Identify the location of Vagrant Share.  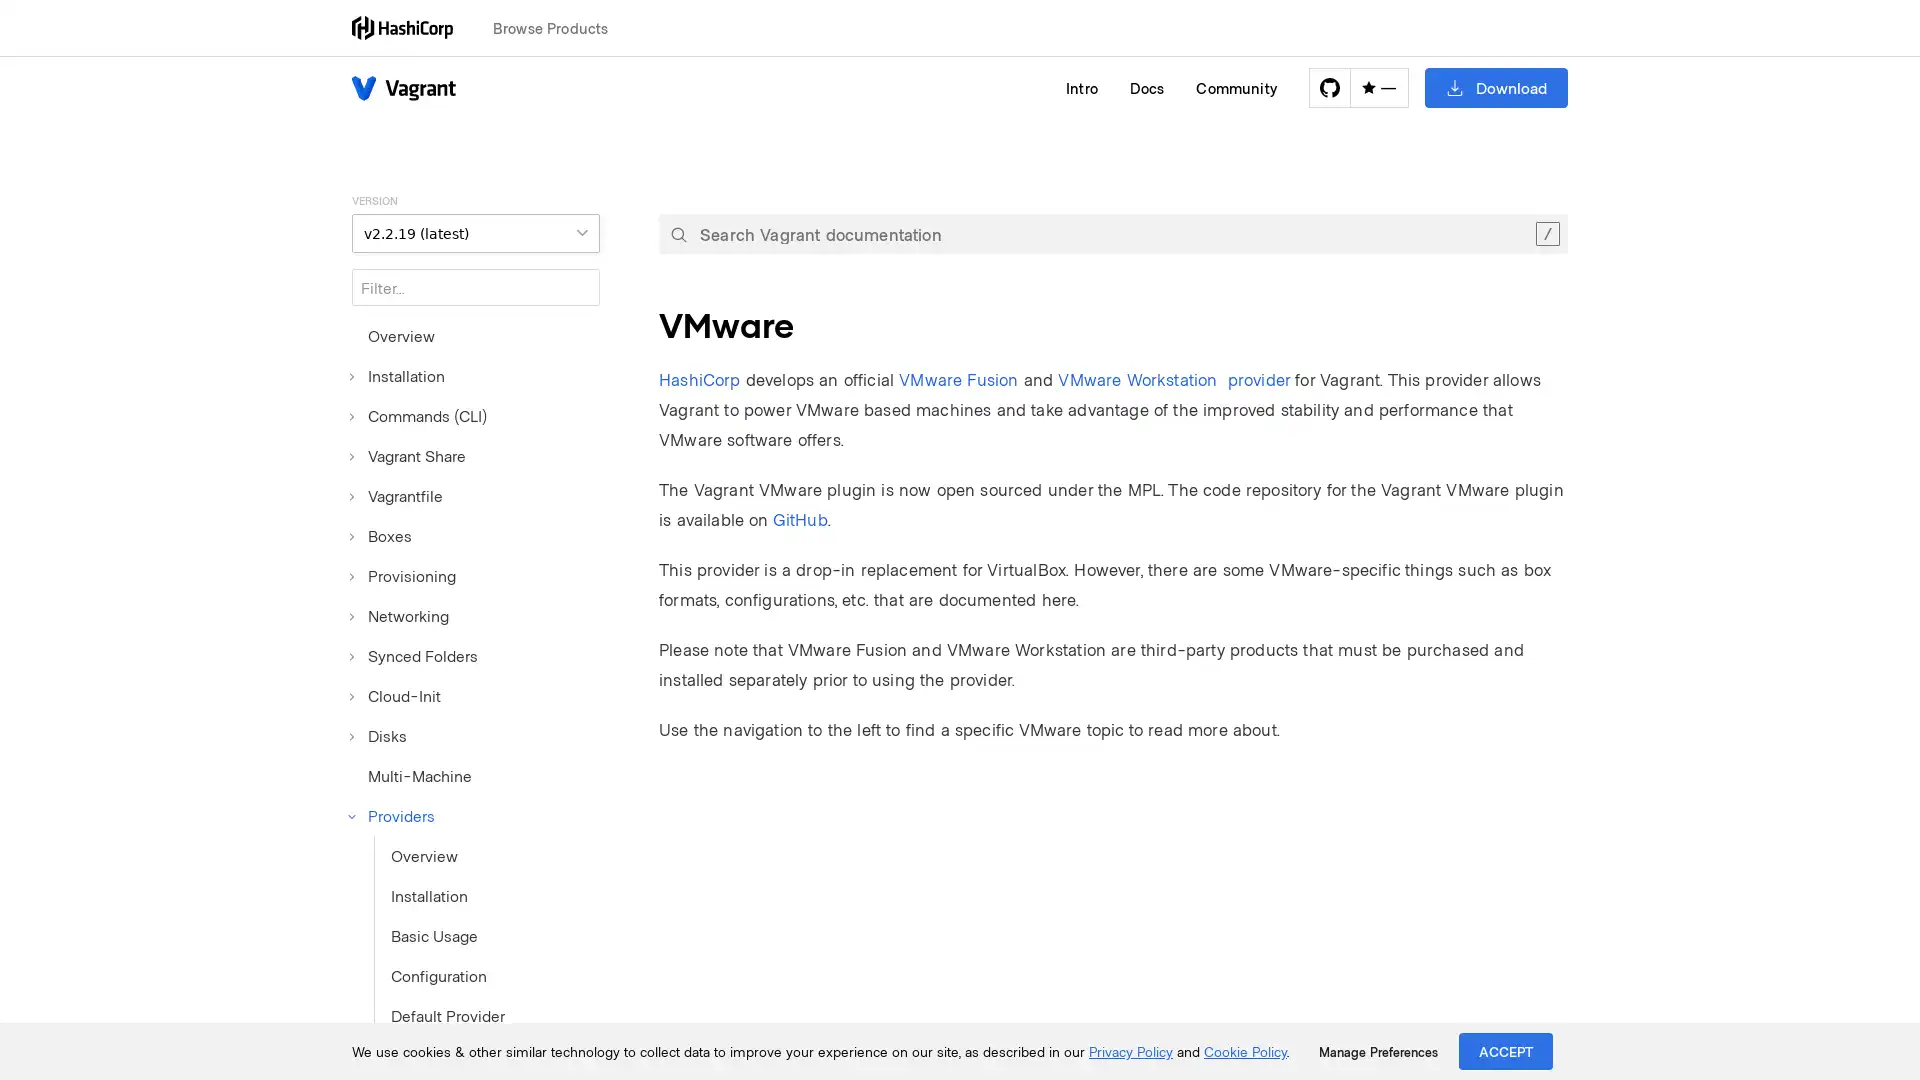
(407, 455).